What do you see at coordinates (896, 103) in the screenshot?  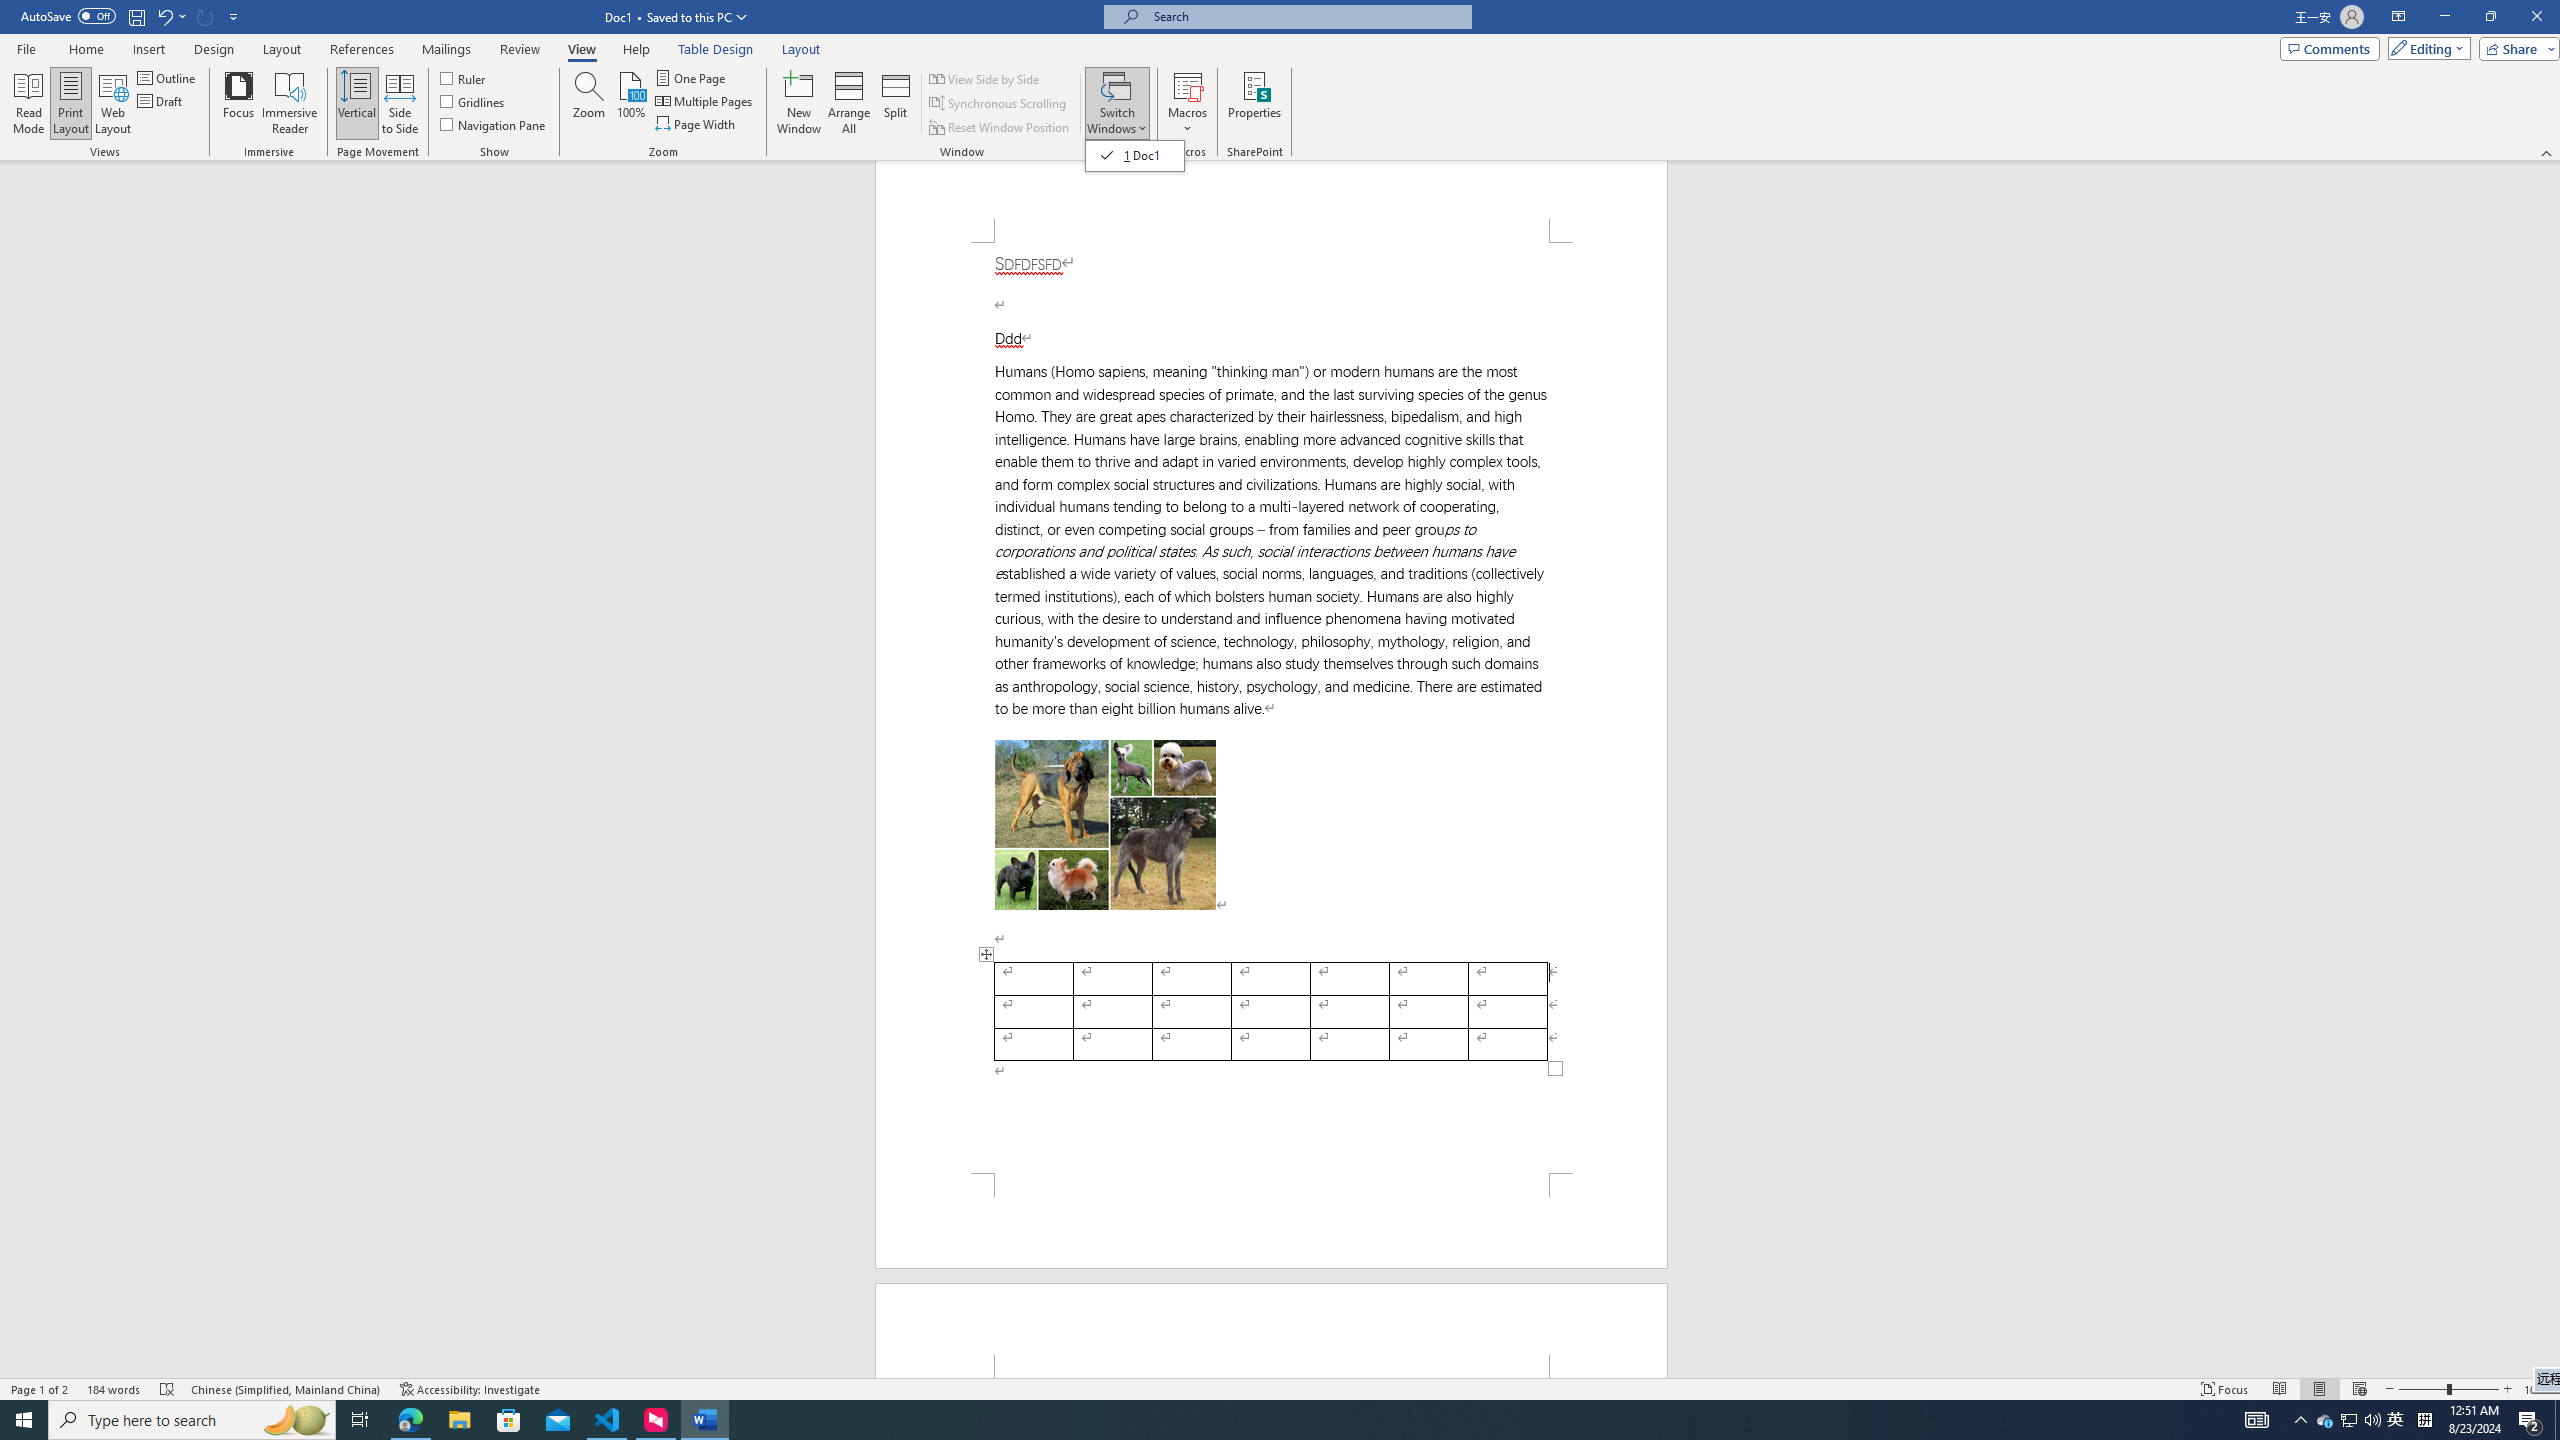 I see `'Split'` at bounding box center [896, 103].